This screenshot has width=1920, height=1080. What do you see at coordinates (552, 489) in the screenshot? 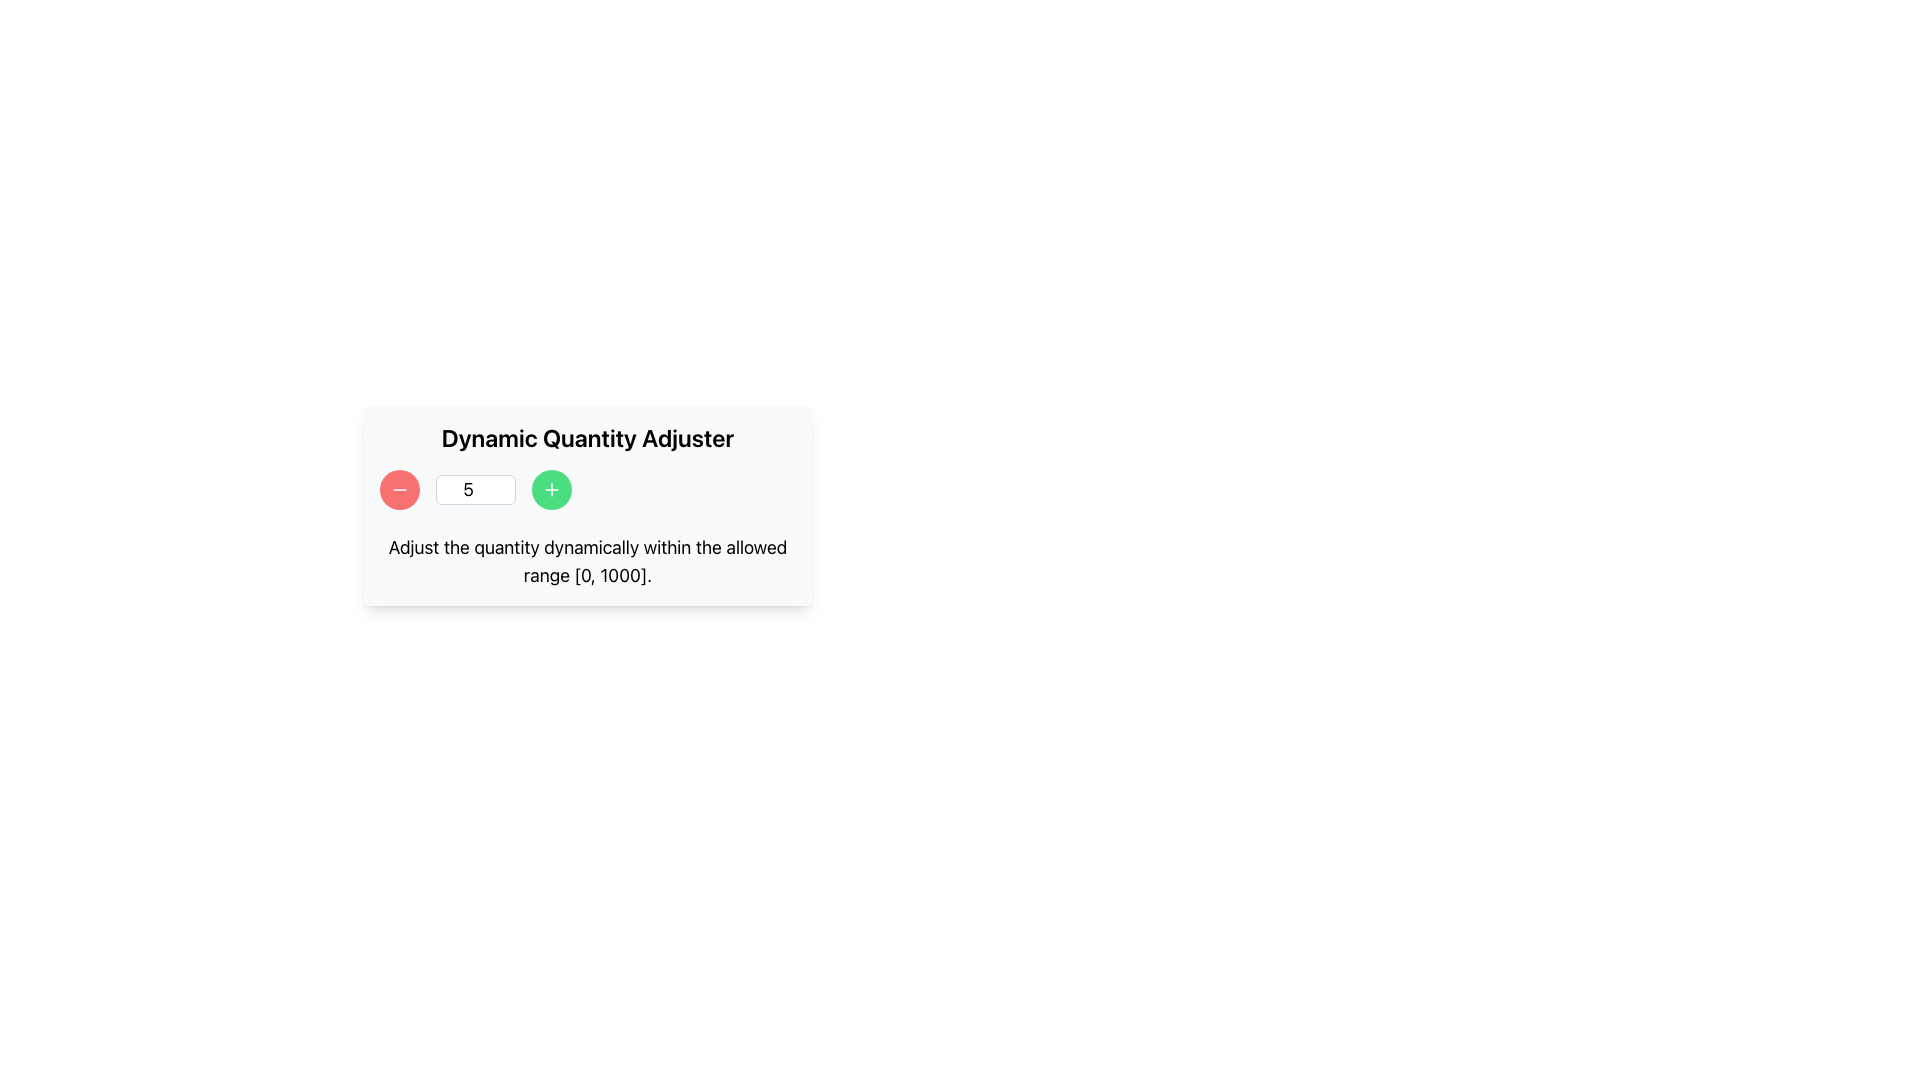
I see `the green circular button icon that indicates an action to increase or add to the current value associated with the 'Dynamic Quantity Adjuster'` at bounding box center [552, 489].